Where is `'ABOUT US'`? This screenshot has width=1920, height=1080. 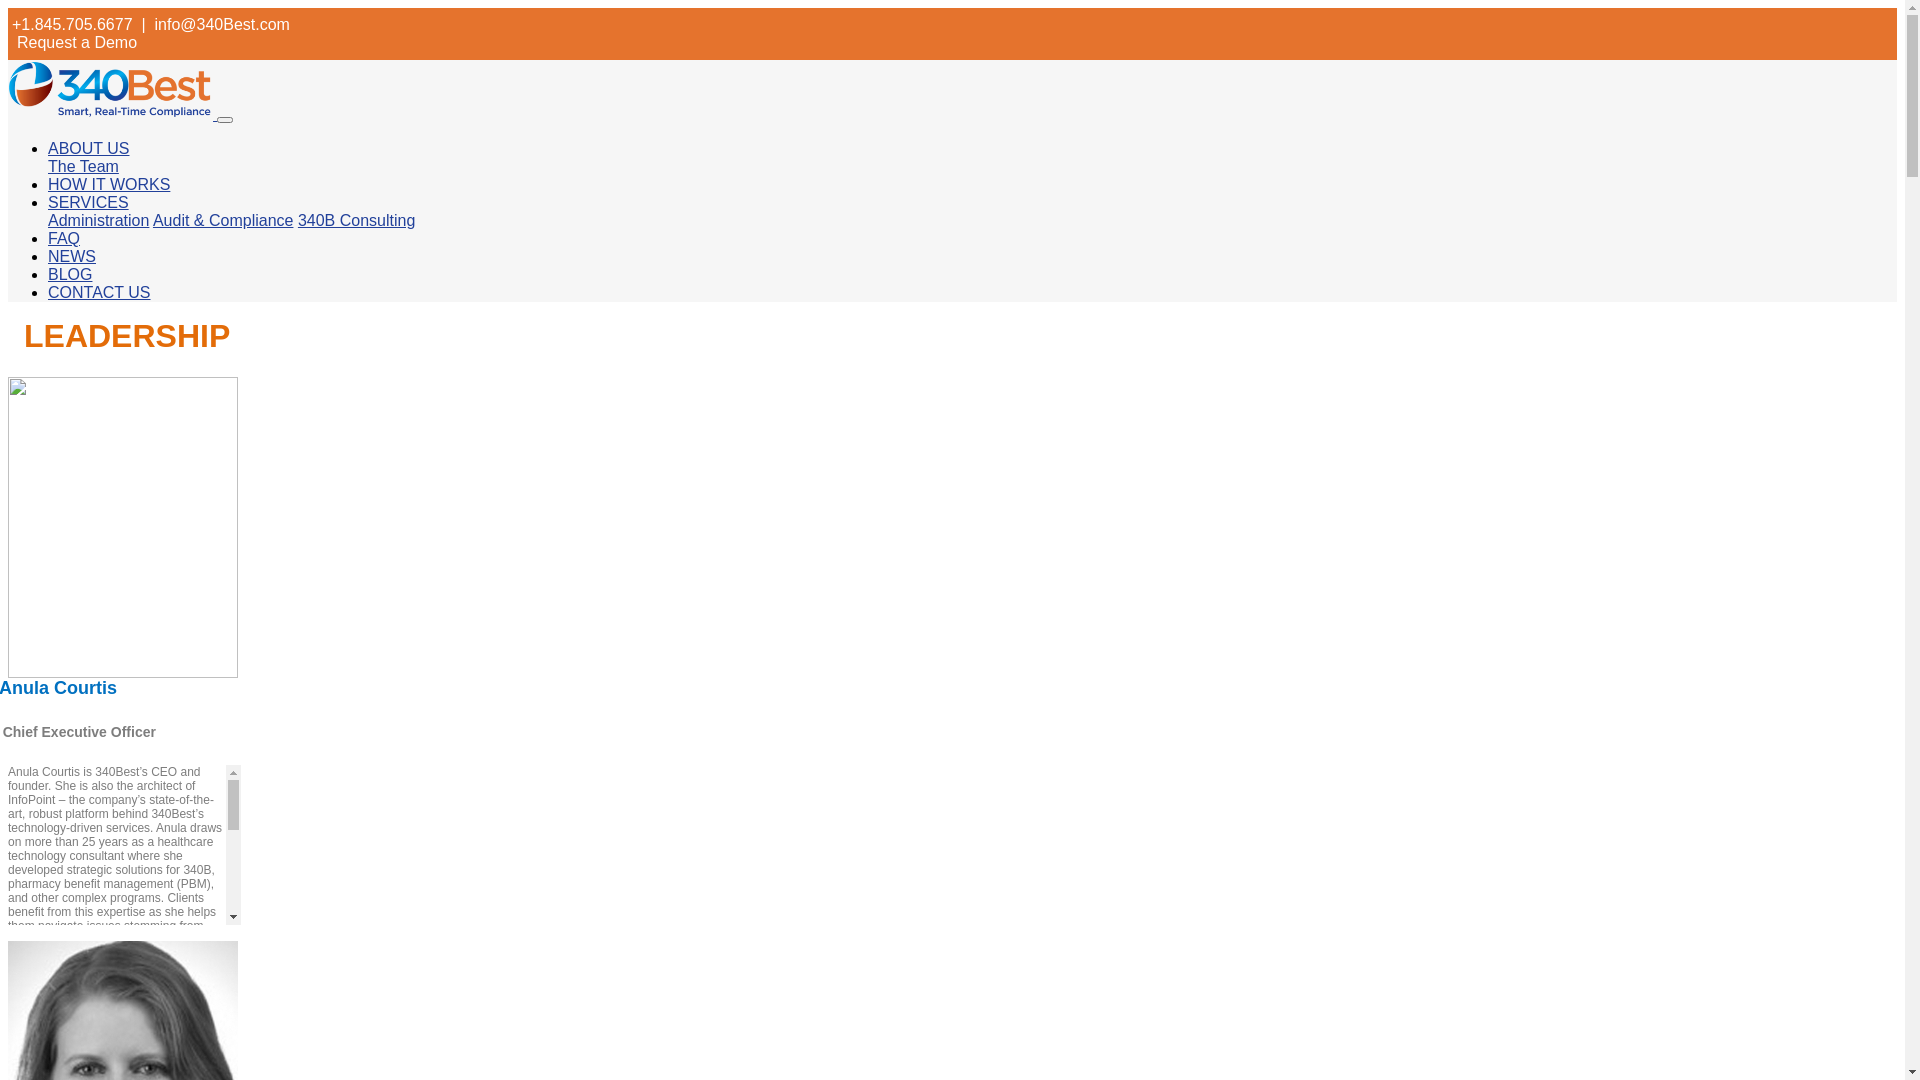 'ABOUT US' is located at coordinates (88, 147).